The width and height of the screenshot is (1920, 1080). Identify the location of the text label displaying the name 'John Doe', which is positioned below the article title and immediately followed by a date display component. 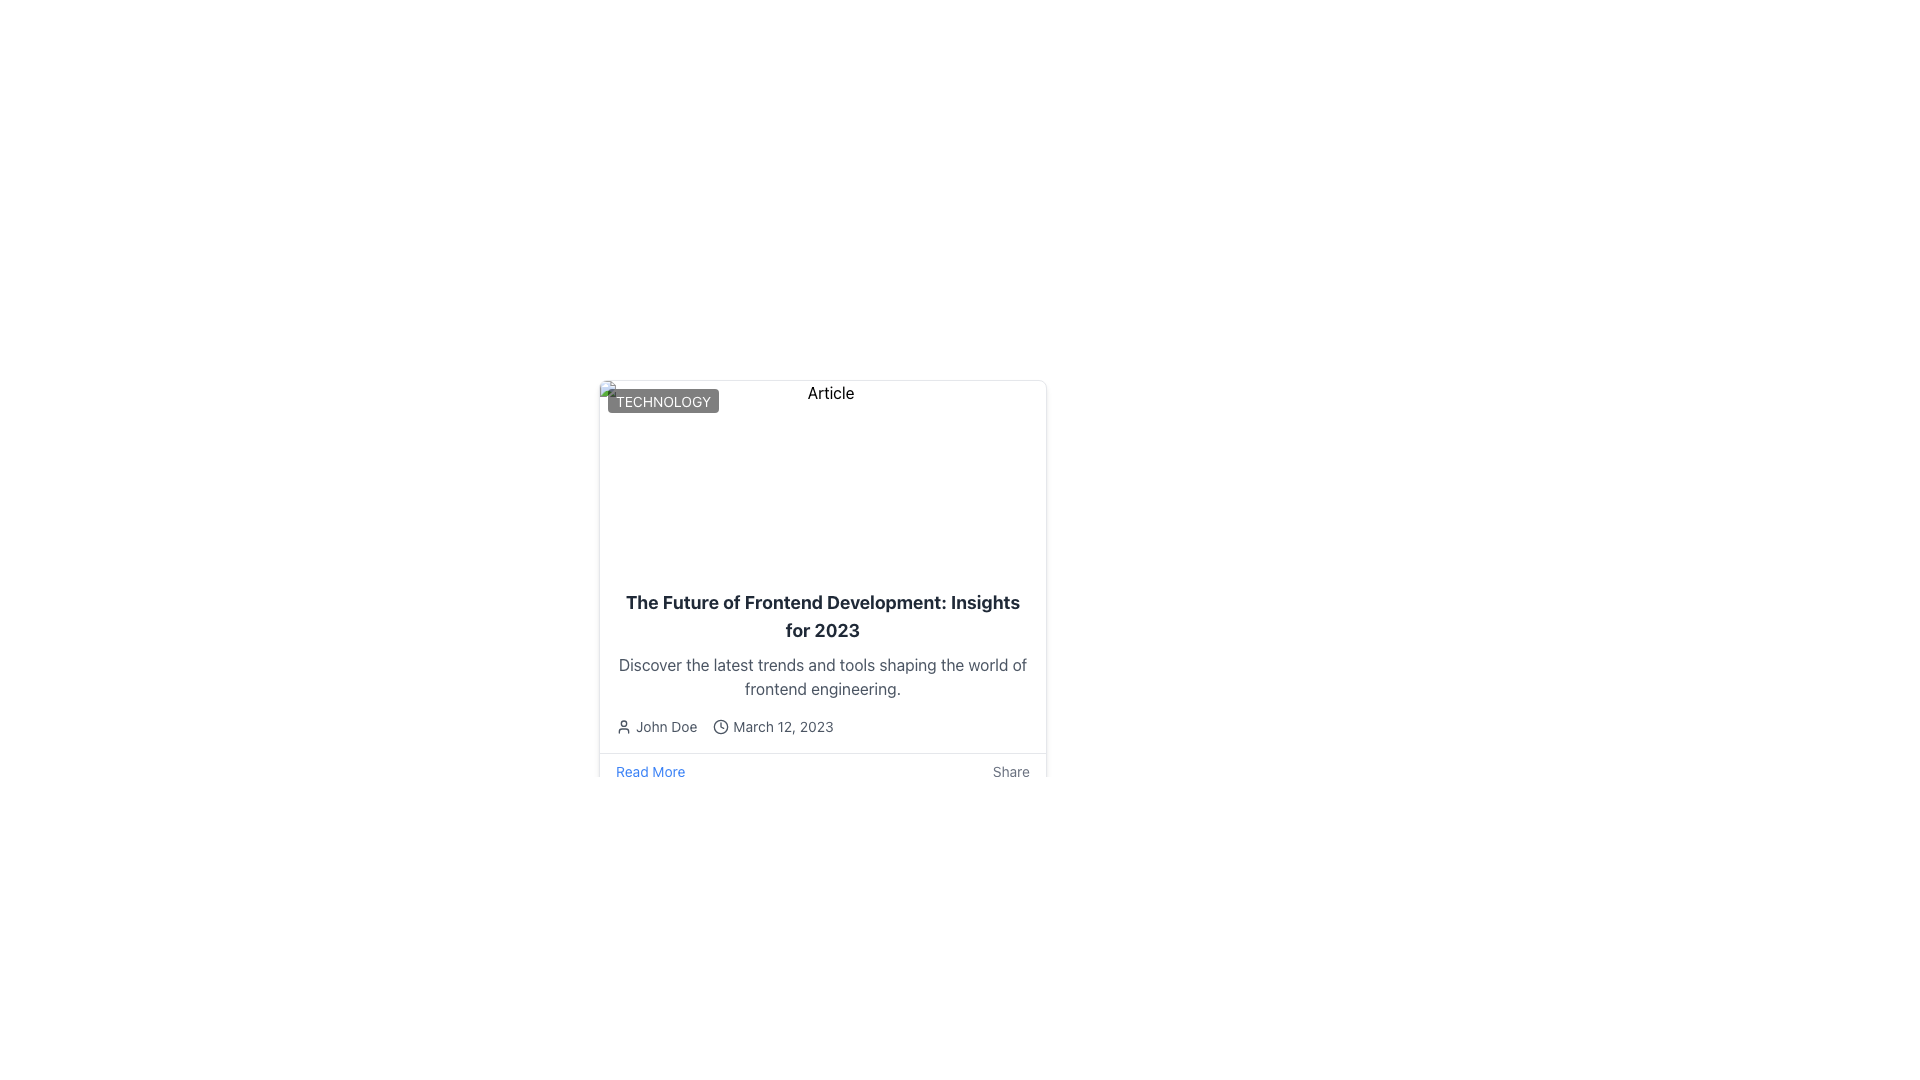
(666, 726).